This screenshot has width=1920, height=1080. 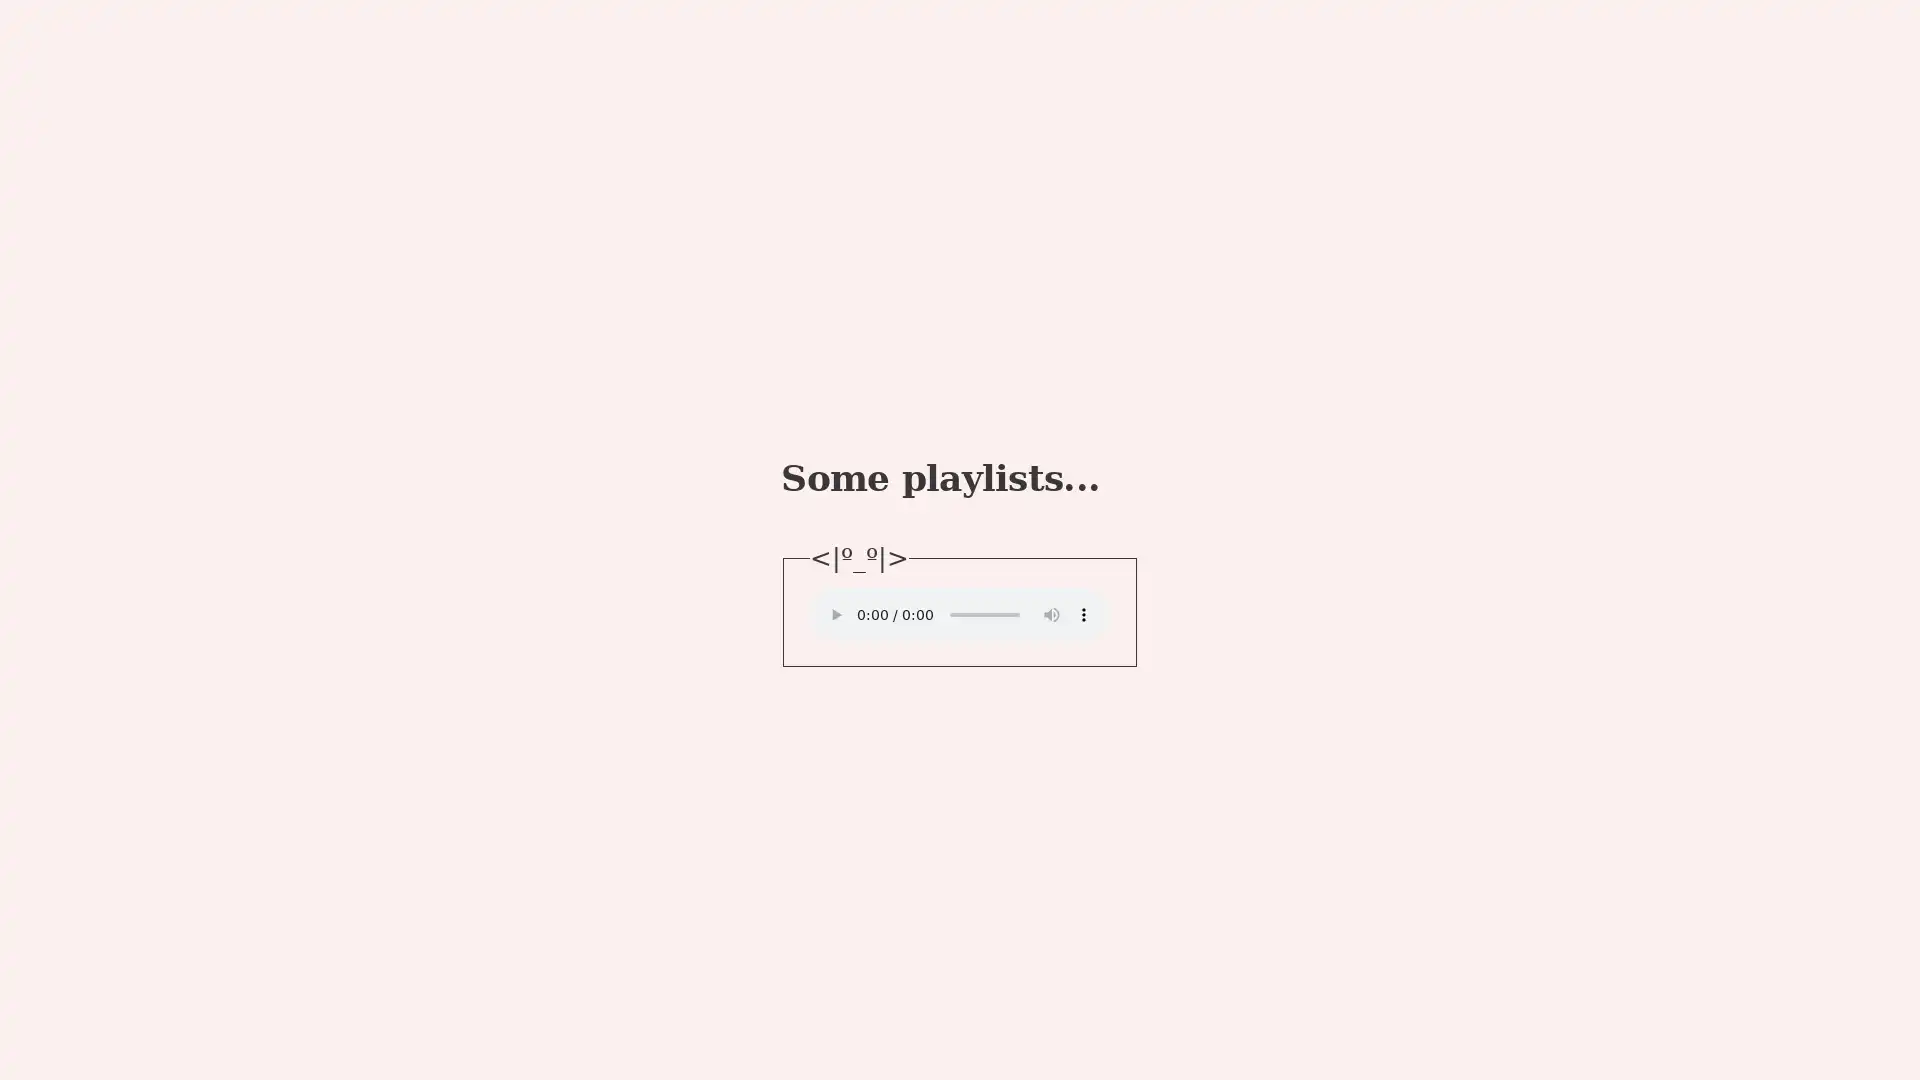 What do you see at coordinates (1050, 612) in the screenshot?
I see `mute` at bounding box center [1050, 612].